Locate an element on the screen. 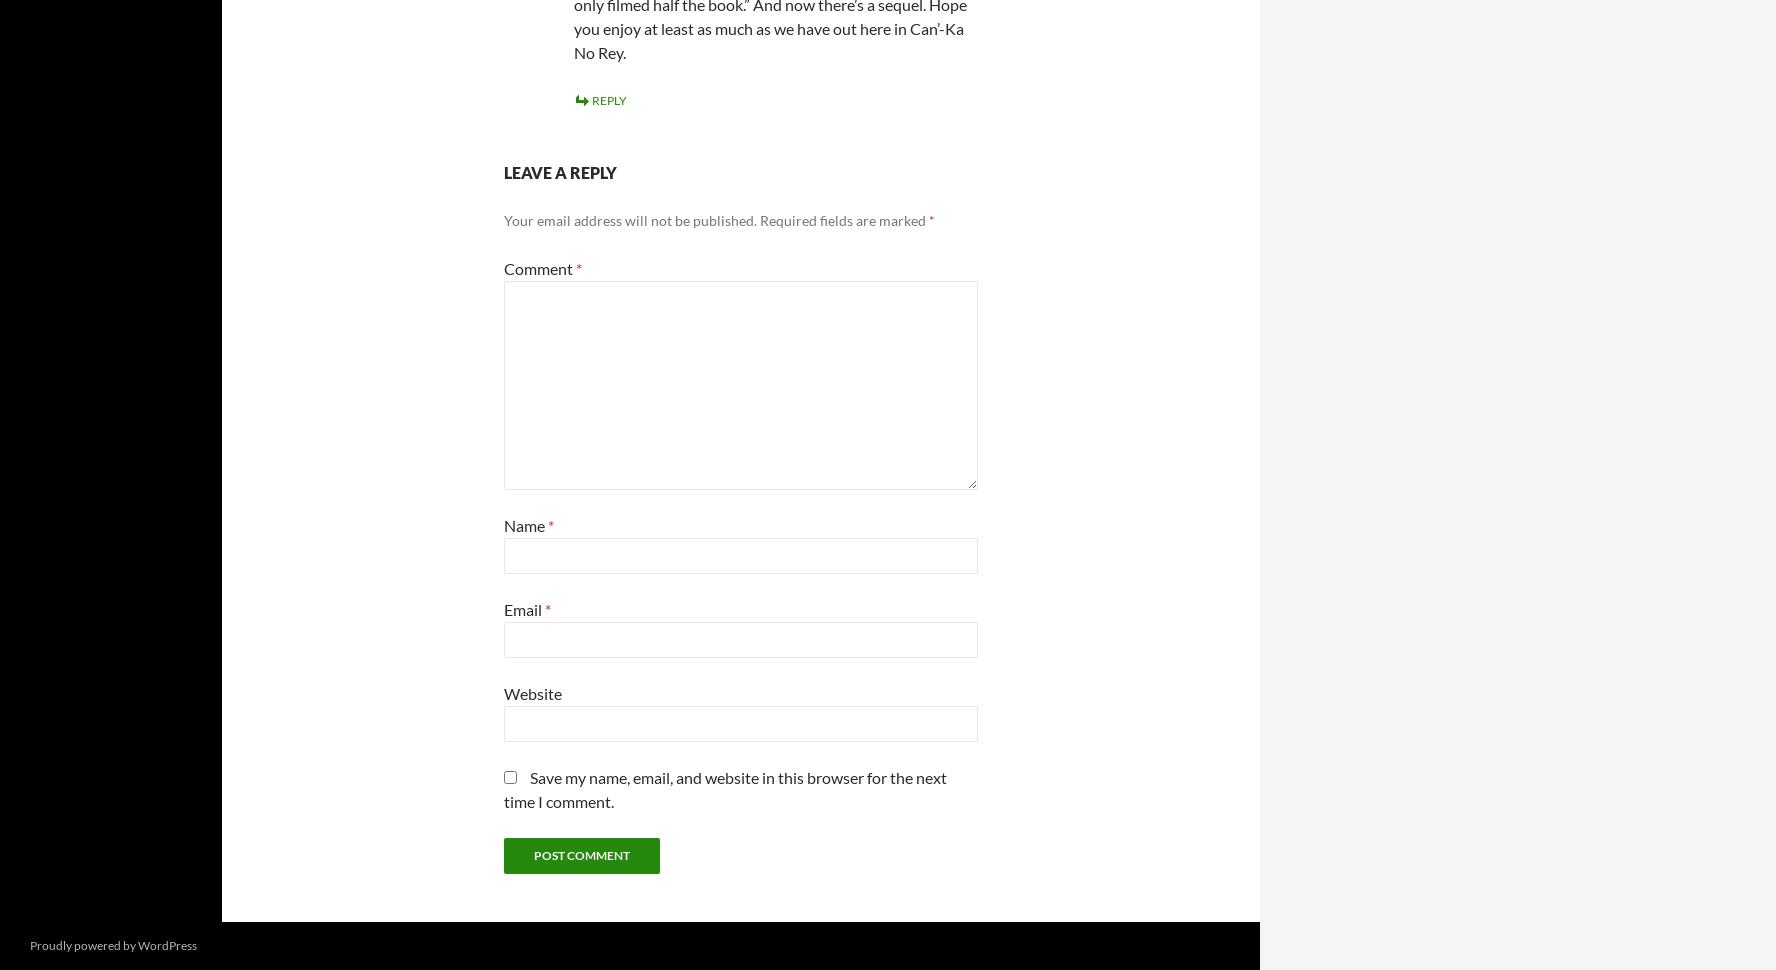 The image size is (1776, 970). 'Website' is located at coordinates (532, 692).